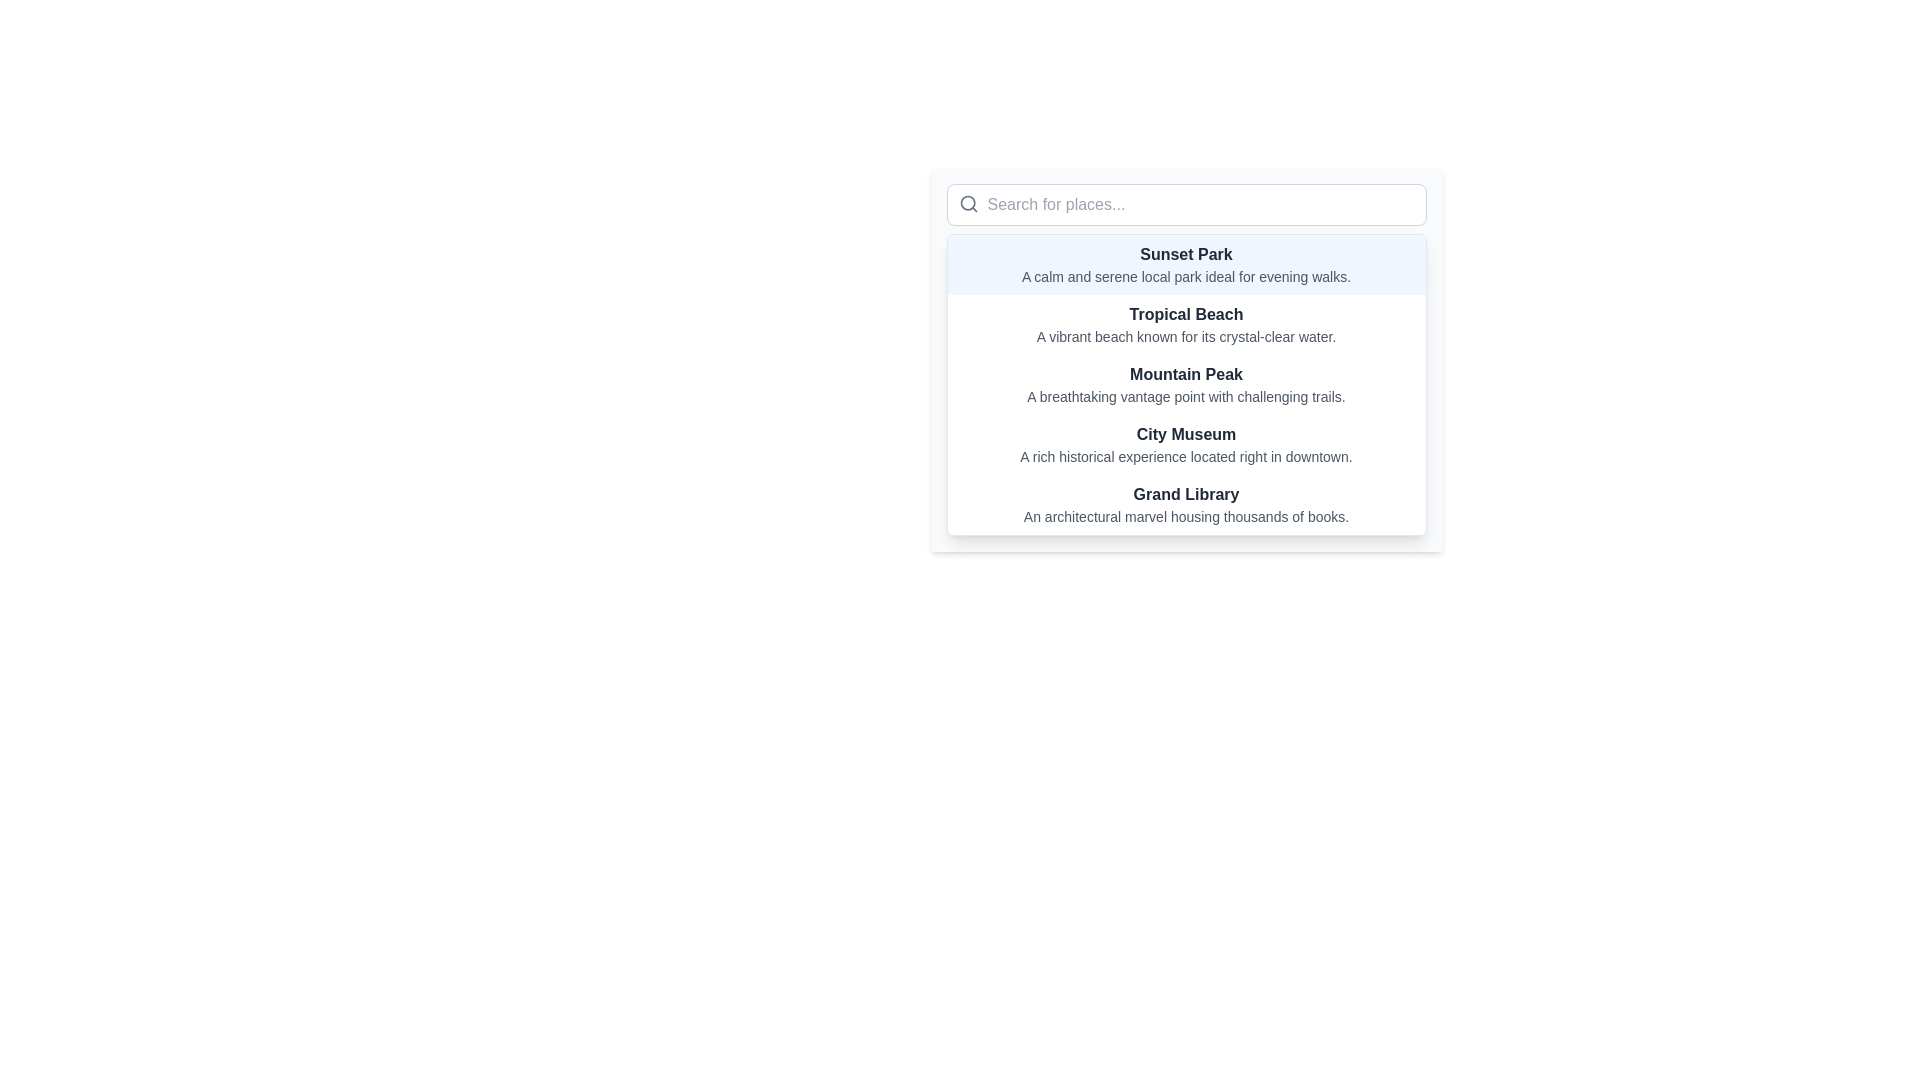  What do you see at coordinates (967, 203) in the screenshot?
I see `the small circular shape within the magnifying glass icon, which represents the inner detail of the search icon, positioned near the top-left corner of the interface` at bounding box center [967, 203].